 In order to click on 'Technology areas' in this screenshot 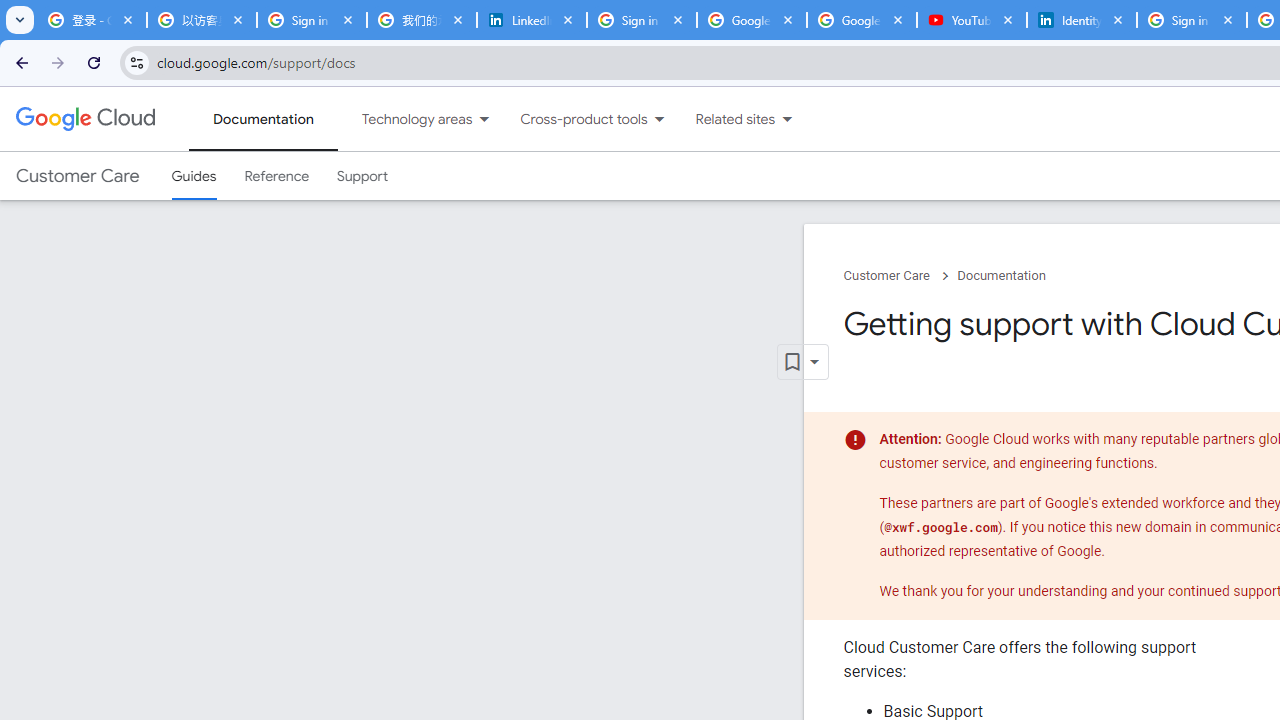, I will do `click(404, 119)`.